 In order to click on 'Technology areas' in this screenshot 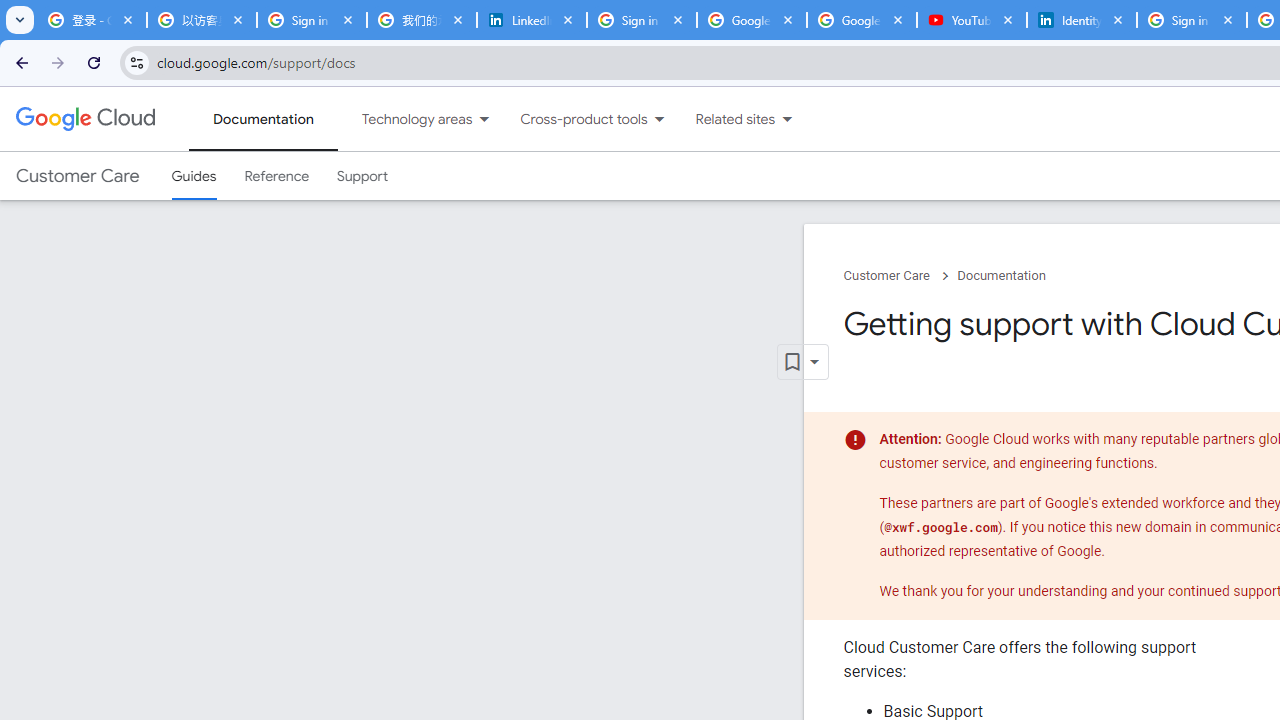, I will do `click(404, 119)`.